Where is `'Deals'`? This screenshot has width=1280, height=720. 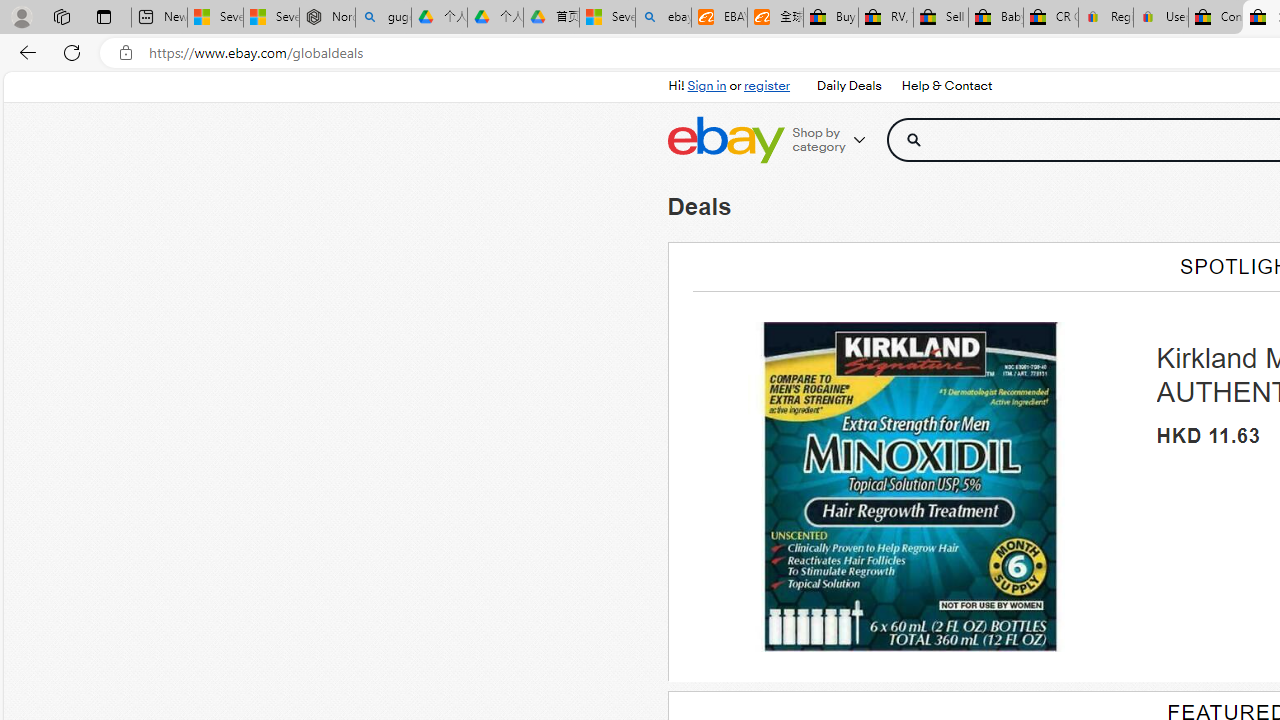 'Deals' is located at coordinates (699, 206).